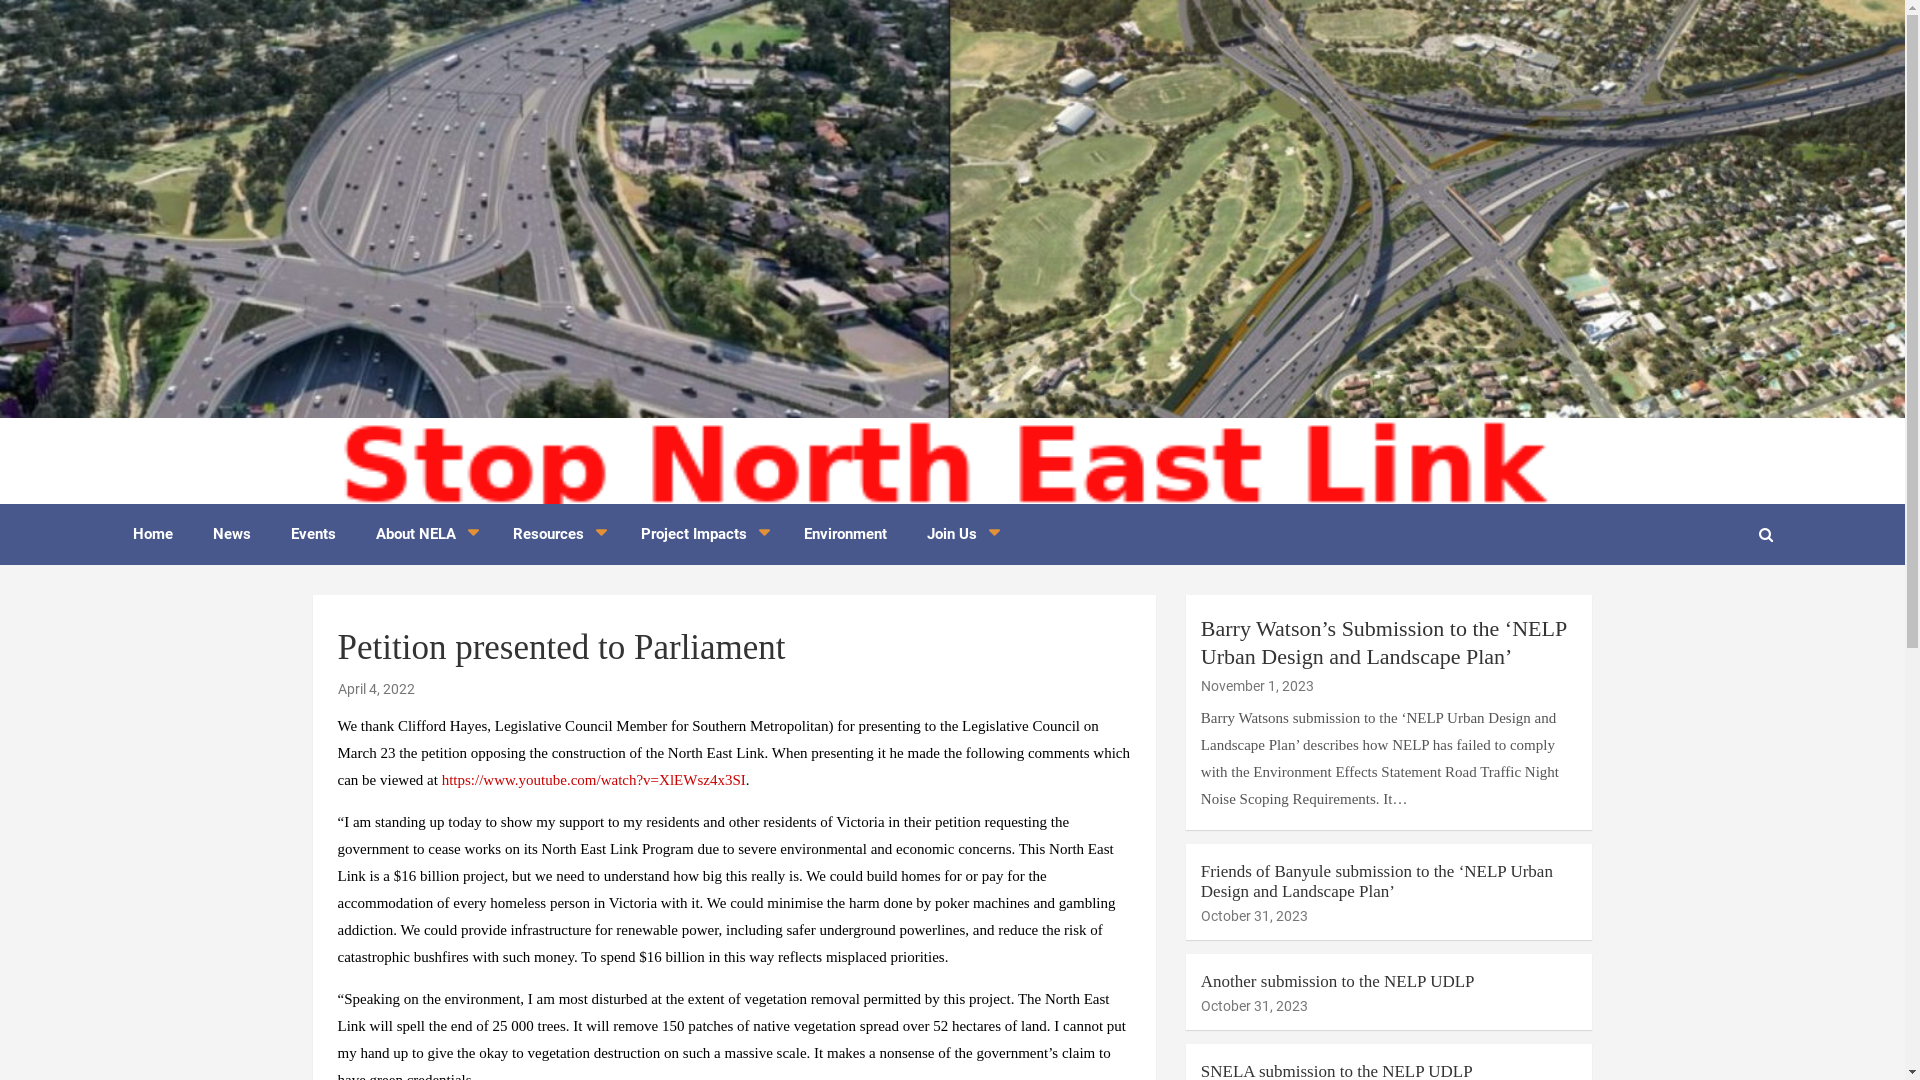  I want to click on 'October 31, 2023', so click(1253, 915).